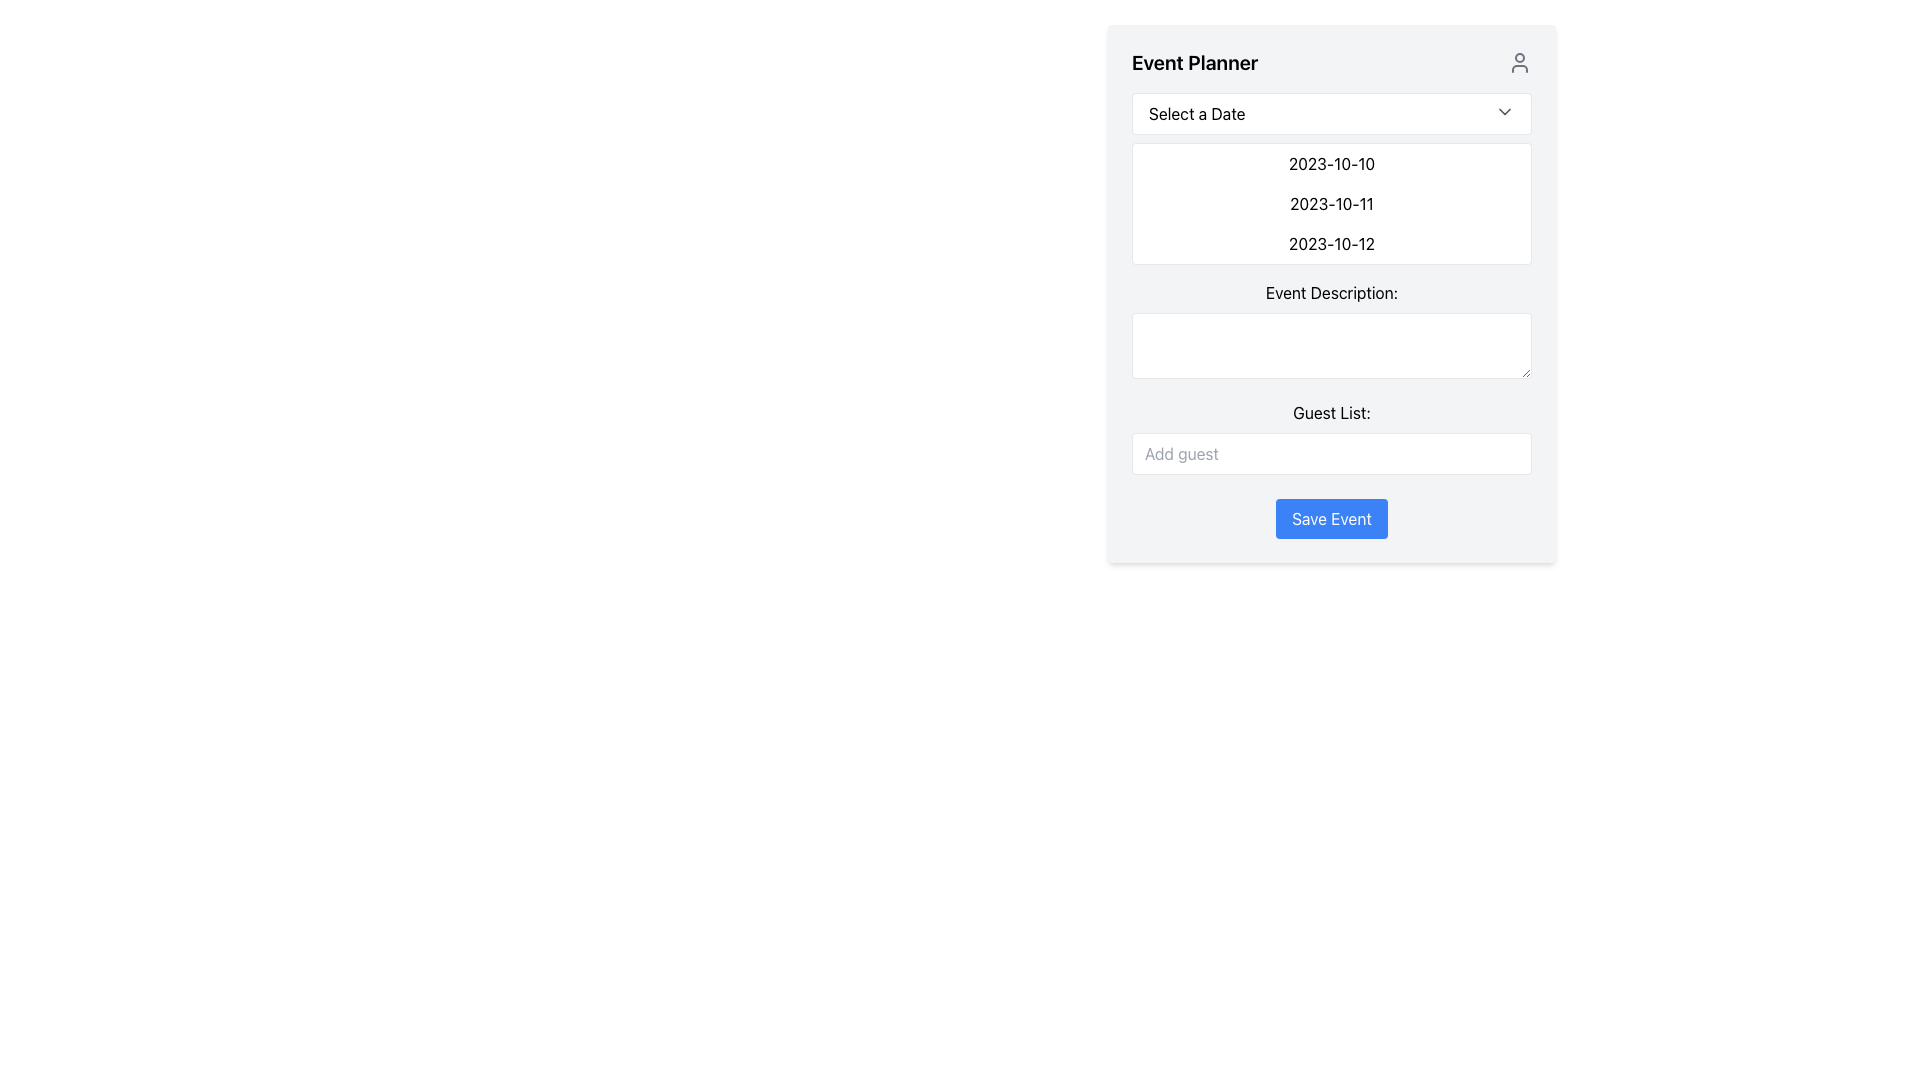  I want to click on the text label displaying 'Event Description:' which is positioned above the multi-line text input field in the form layout, so click(1331, 293).